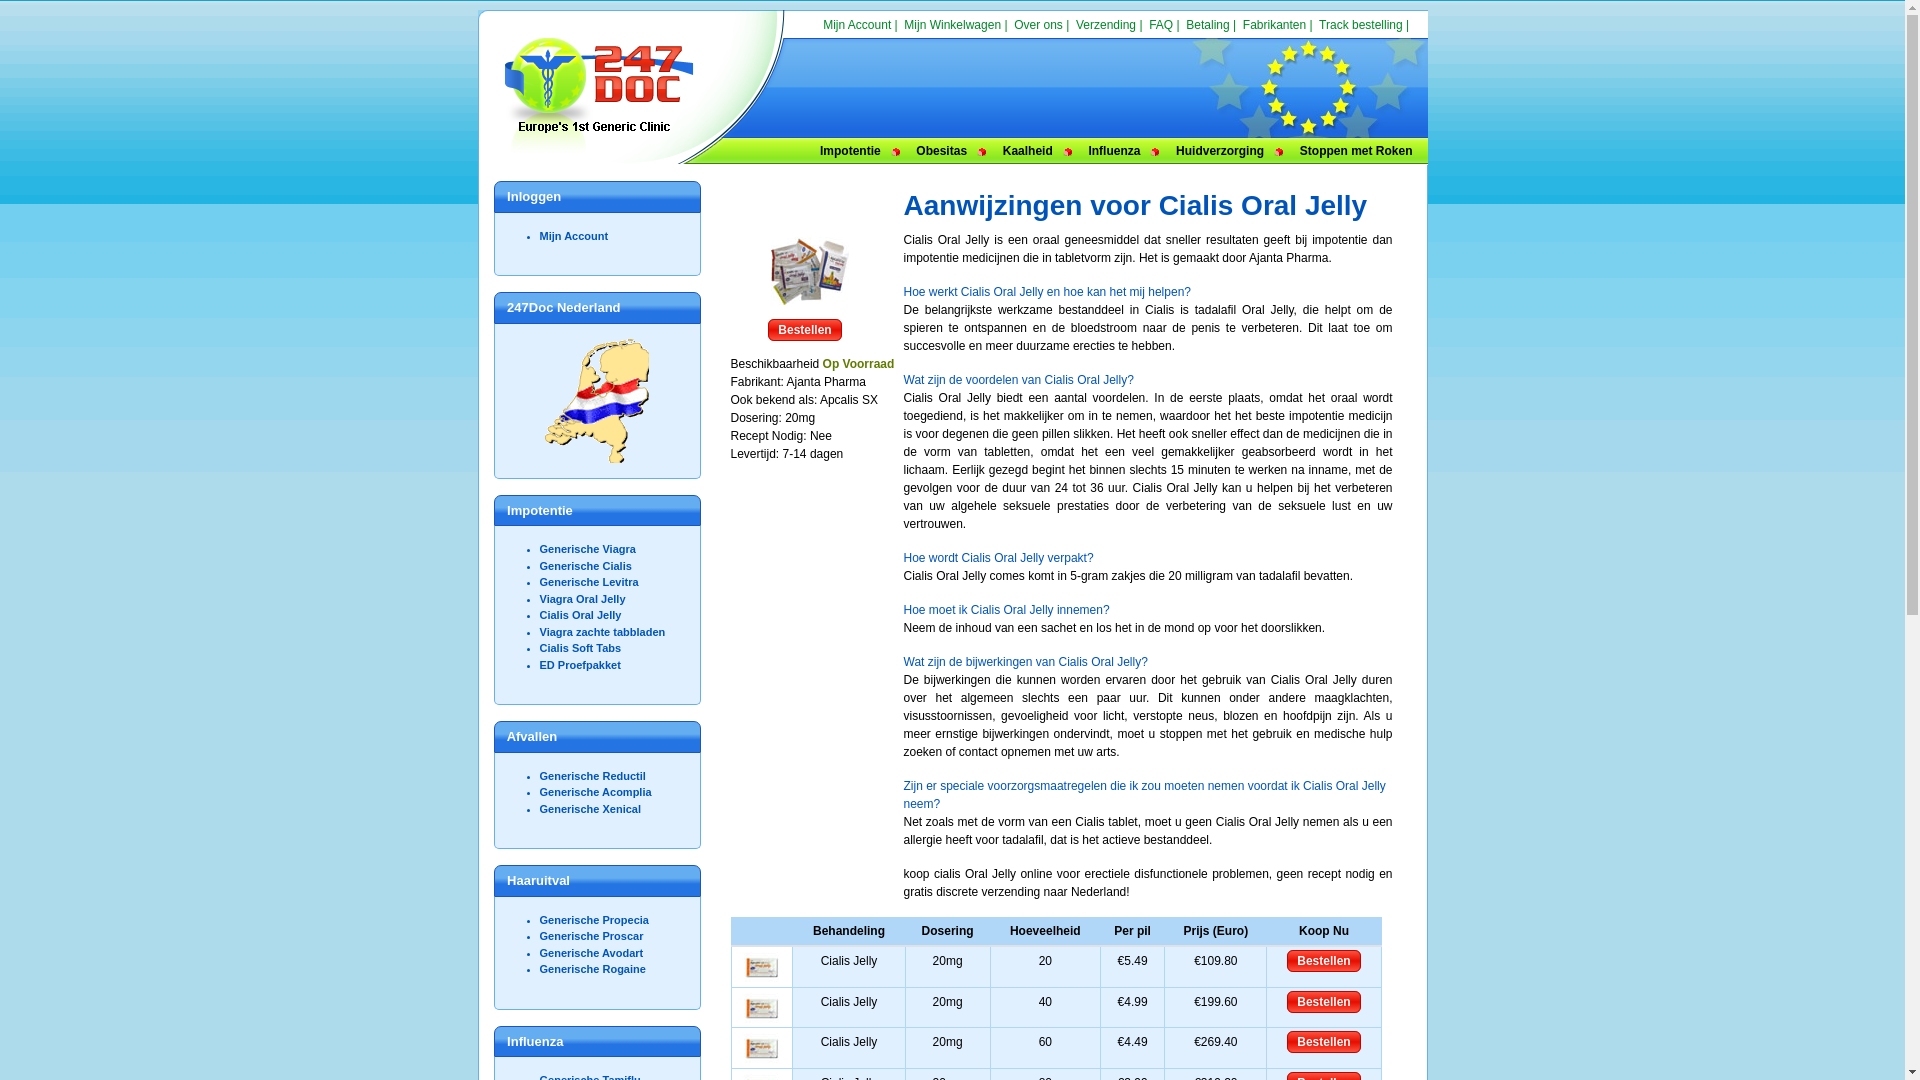 The width and height of the screenshot is (1920, 1080). Describe the element at coordinates (1161, 24) in the screenshot. I see `'FAQ'` at that location.